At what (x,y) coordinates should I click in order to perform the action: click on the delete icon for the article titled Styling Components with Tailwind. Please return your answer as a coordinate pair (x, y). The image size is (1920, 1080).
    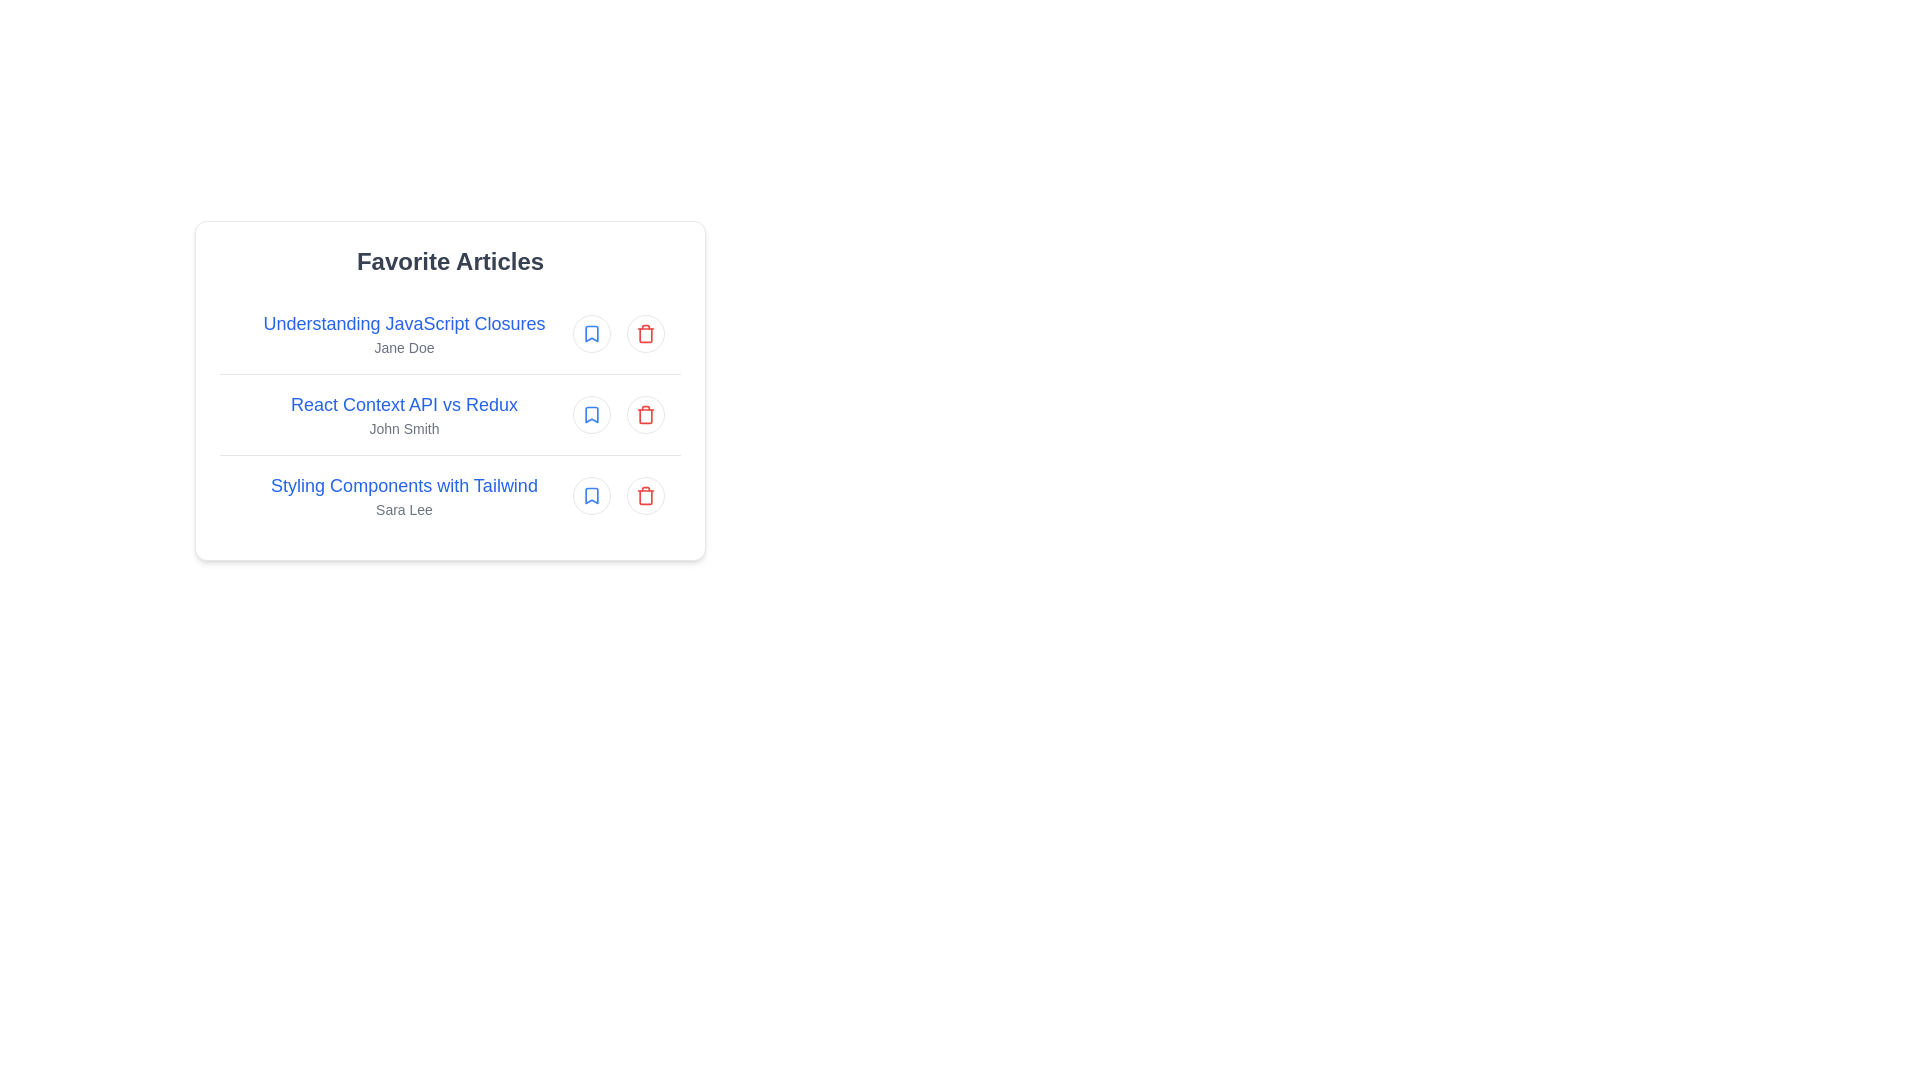
    Looking at the image, I should click on (646, 495).